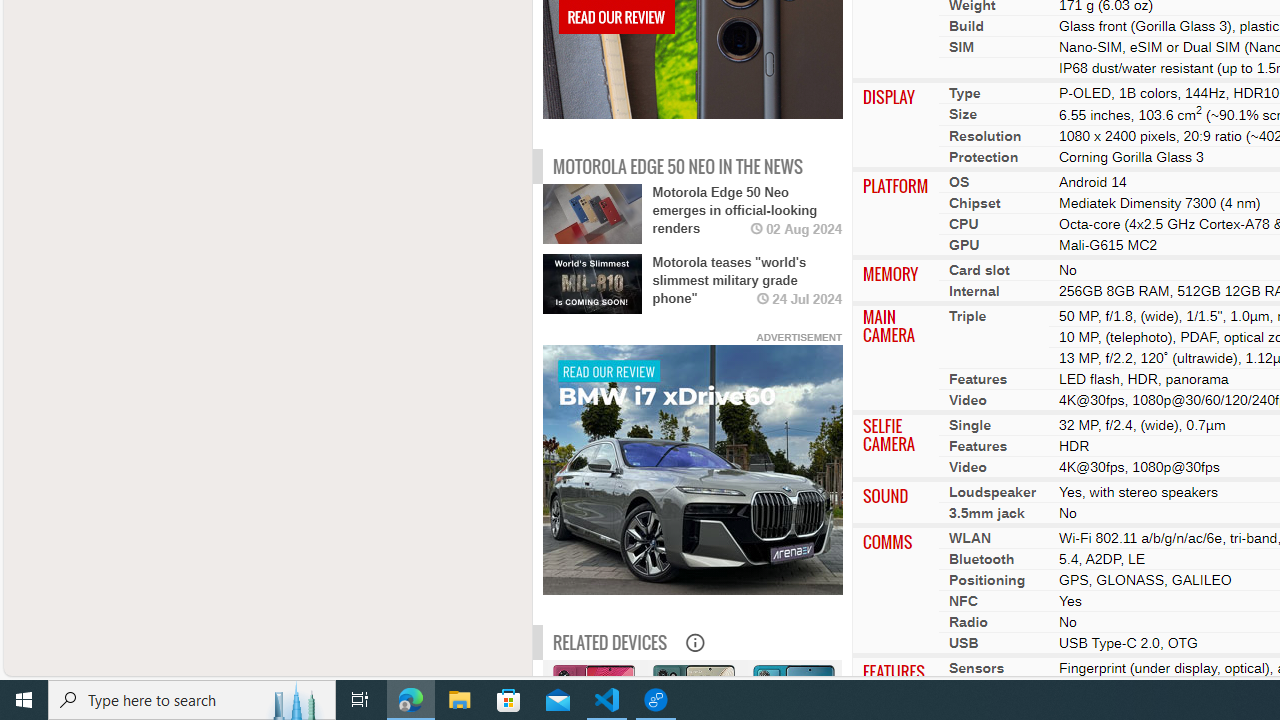  Describe the element at coordinates (974, 202) in the screenshot. I see `'Chipset'` at that location.